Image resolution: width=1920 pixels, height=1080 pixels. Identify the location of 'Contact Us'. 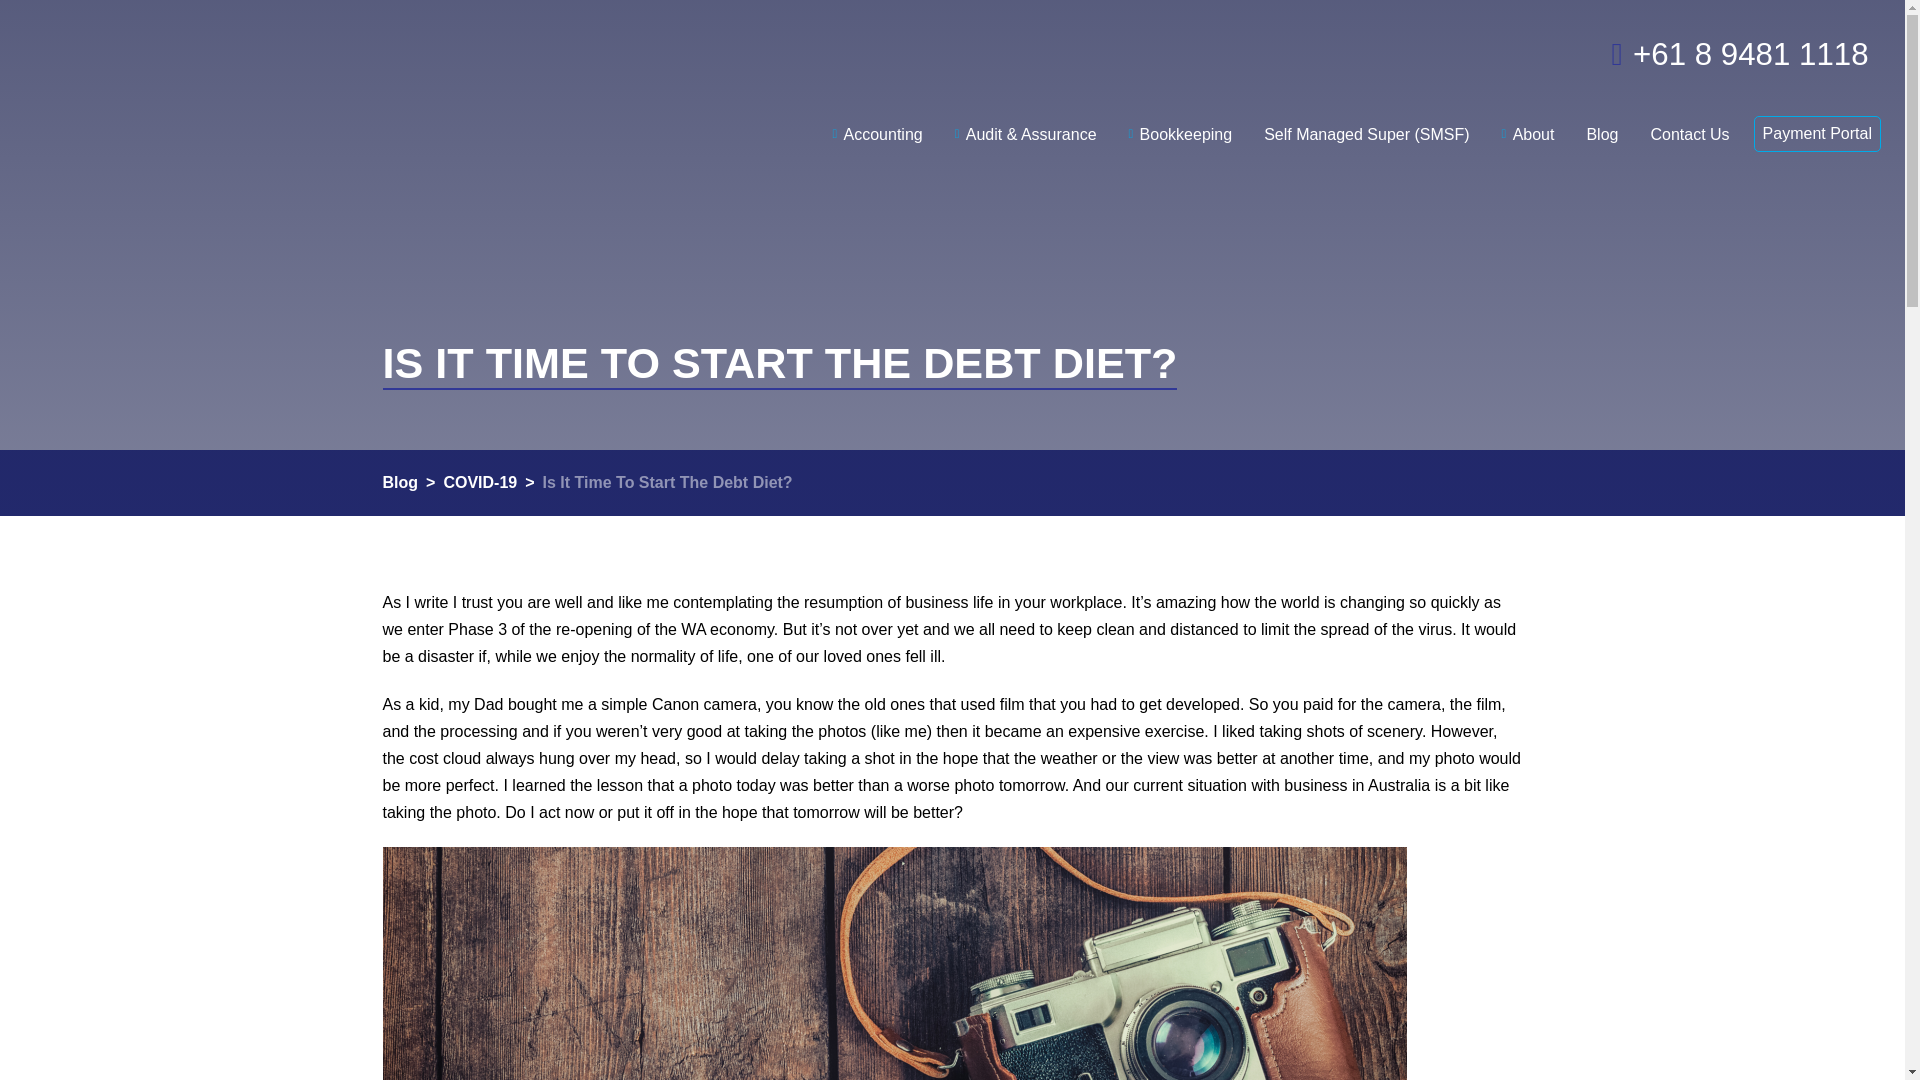
(1688, 119).